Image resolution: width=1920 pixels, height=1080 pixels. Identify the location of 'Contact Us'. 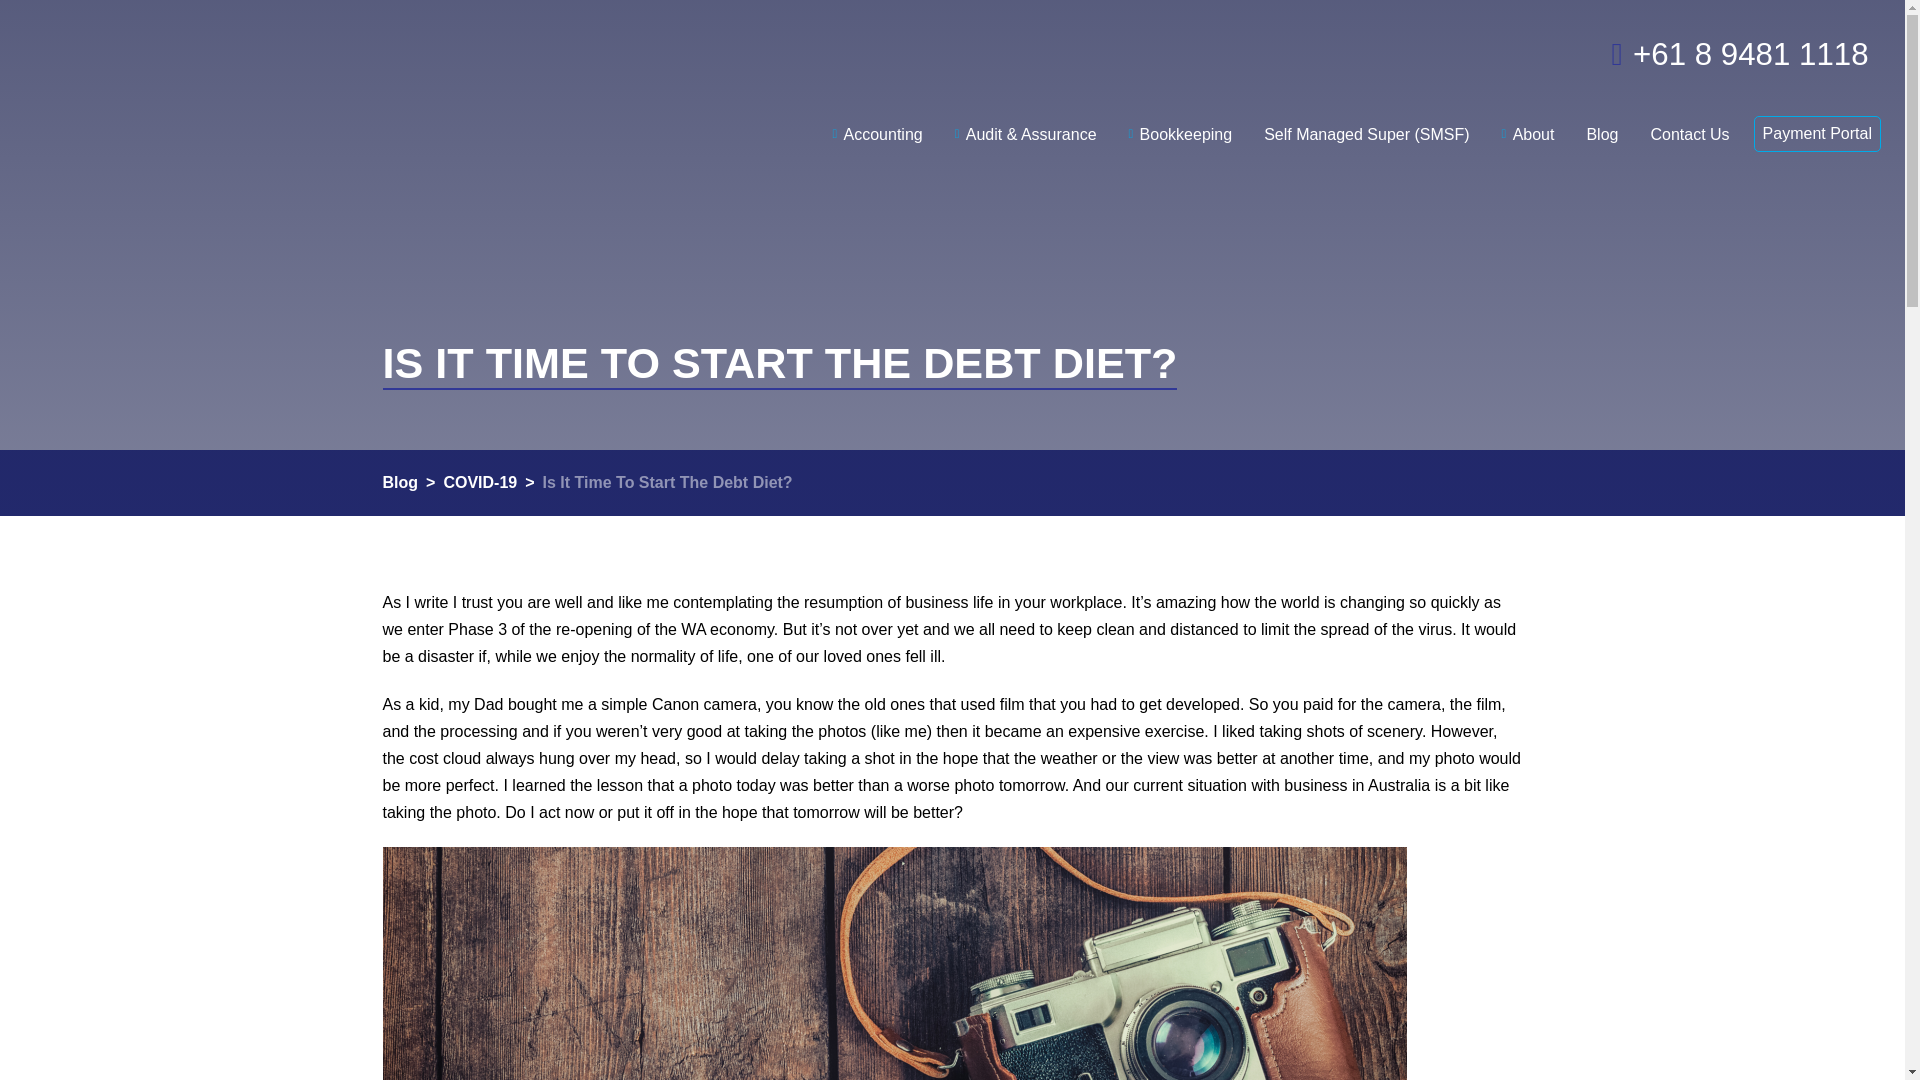
(1688, 119).